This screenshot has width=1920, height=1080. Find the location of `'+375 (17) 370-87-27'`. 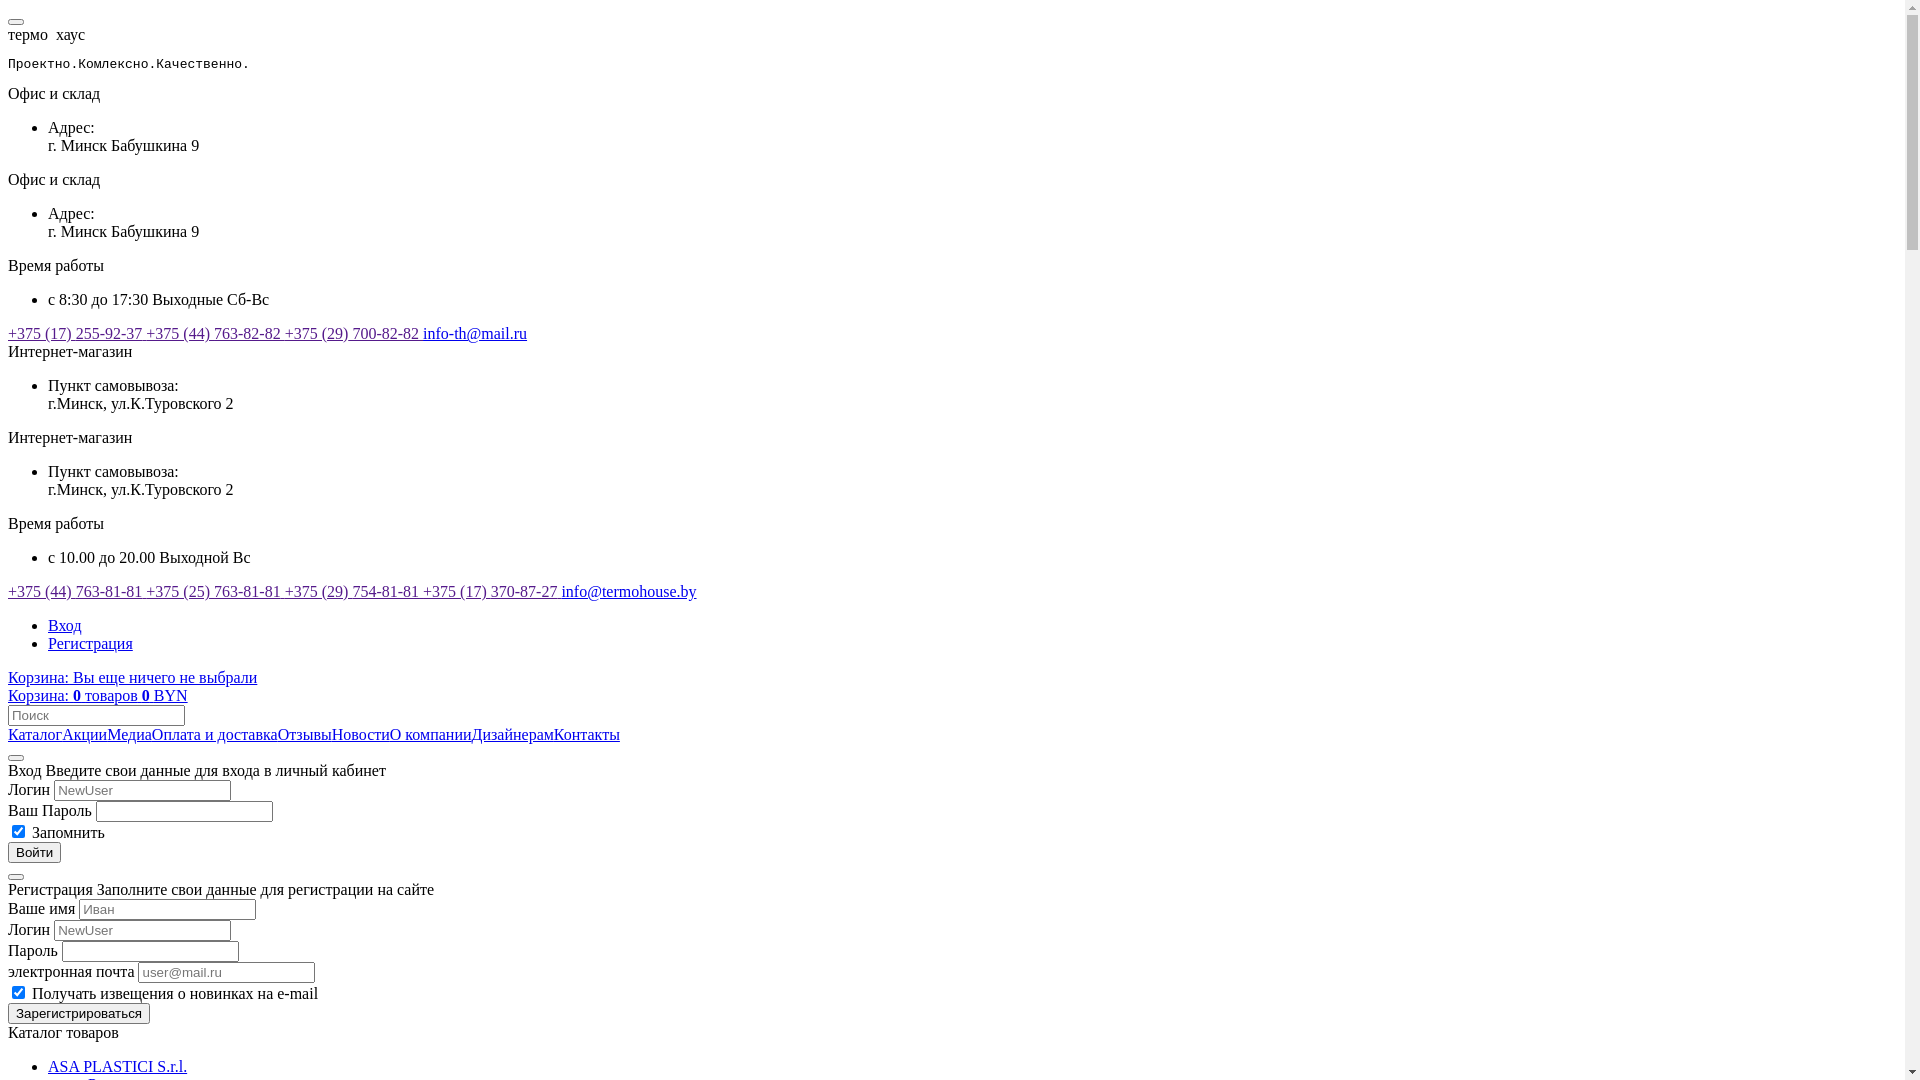

'+375 (17) 370-87-27' is located at coordinates (491, 590).